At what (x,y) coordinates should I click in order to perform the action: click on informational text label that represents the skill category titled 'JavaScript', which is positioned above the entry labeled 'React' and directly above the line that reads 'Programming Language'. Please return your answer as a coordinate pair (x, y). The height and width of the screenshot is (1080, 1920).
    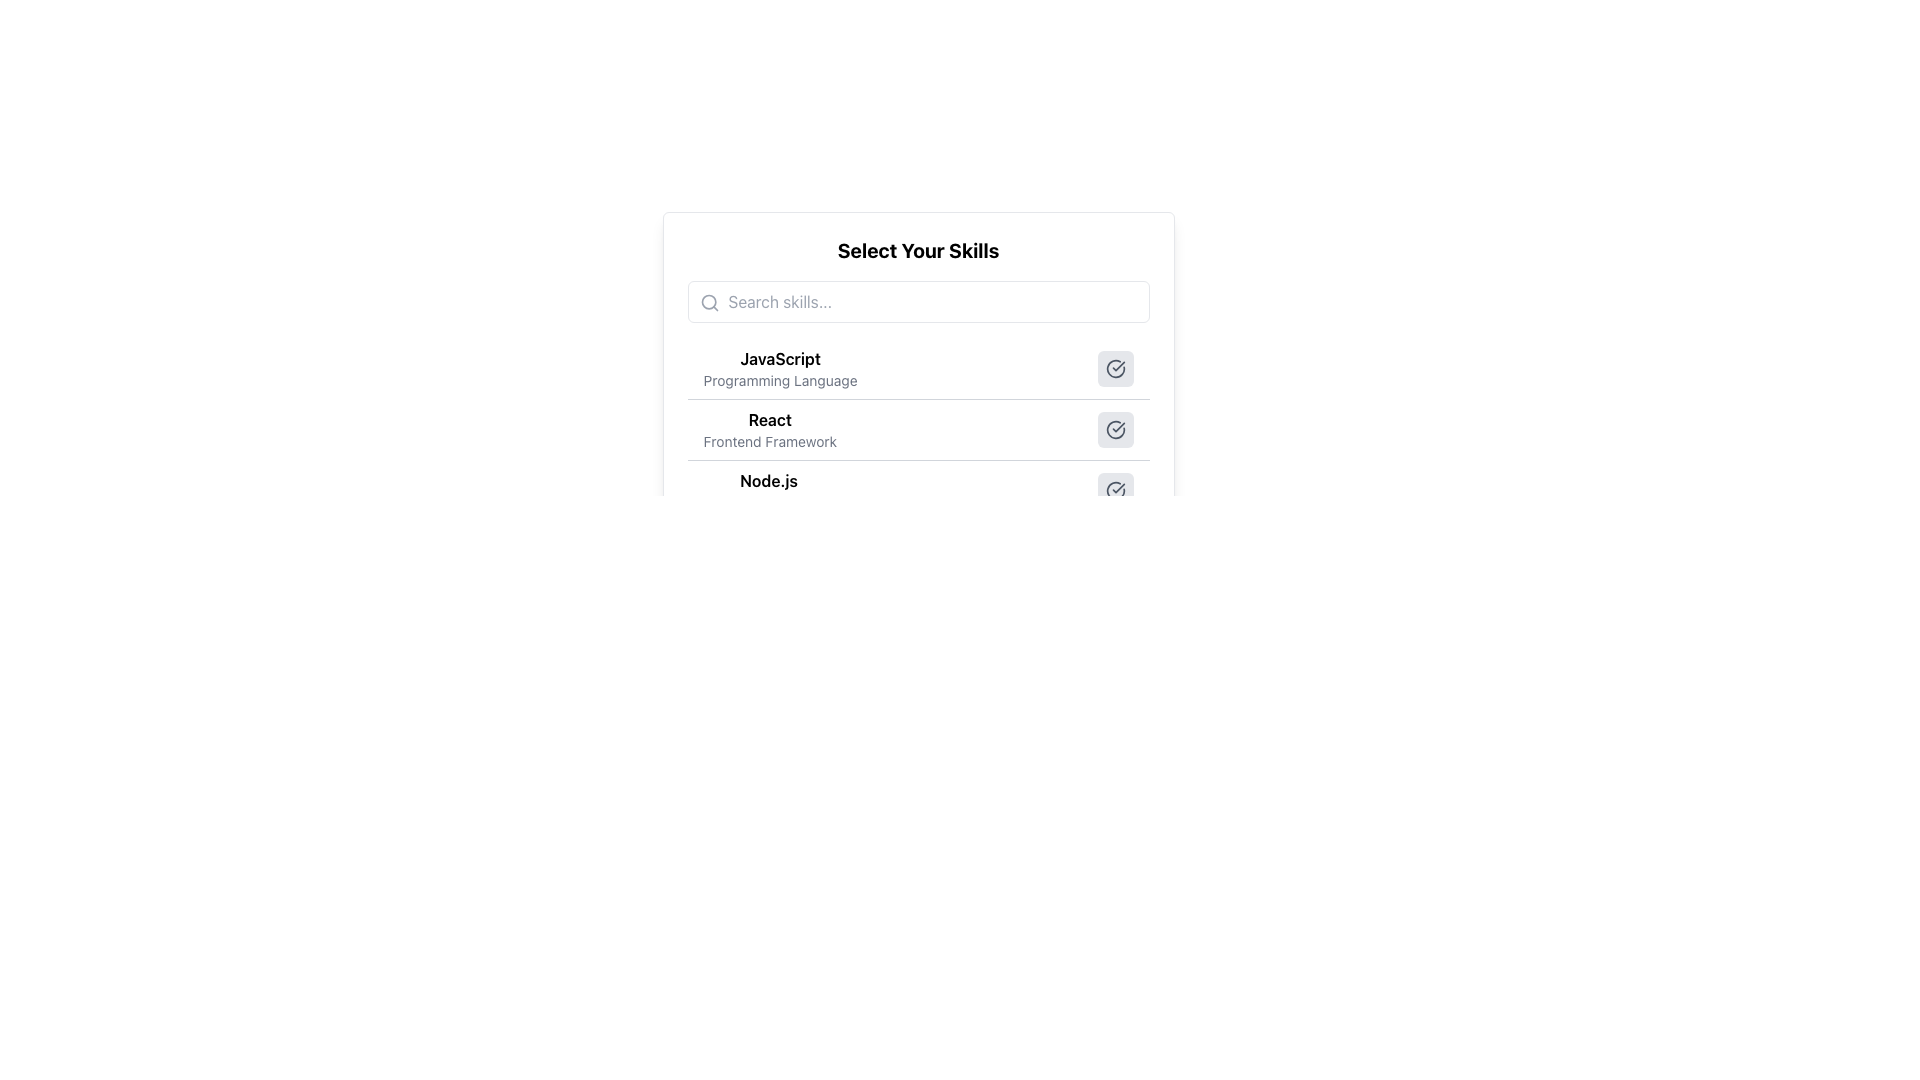
    Looking at the image, I should click on (779, 357).